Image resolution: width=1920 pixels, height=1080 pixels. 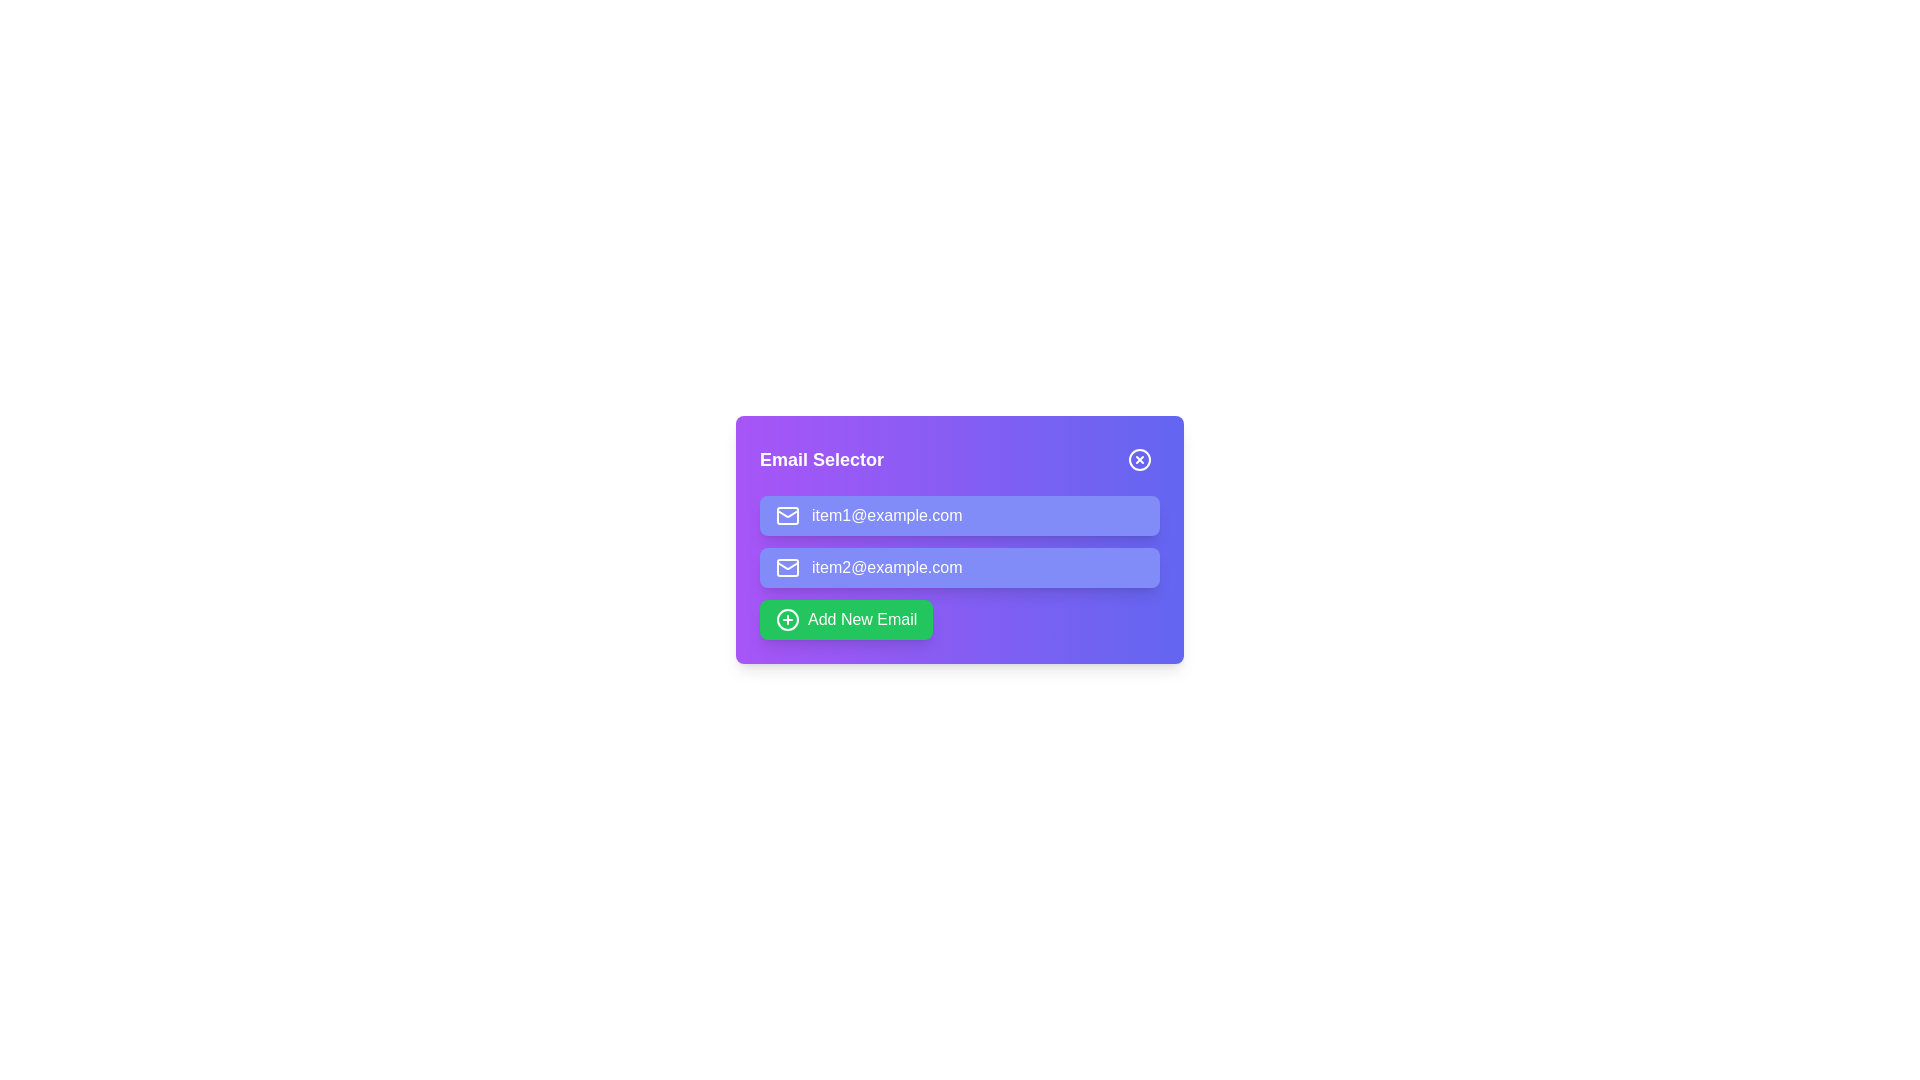 I want to click on the email item item1@example.com, so click(x=960, y=515).